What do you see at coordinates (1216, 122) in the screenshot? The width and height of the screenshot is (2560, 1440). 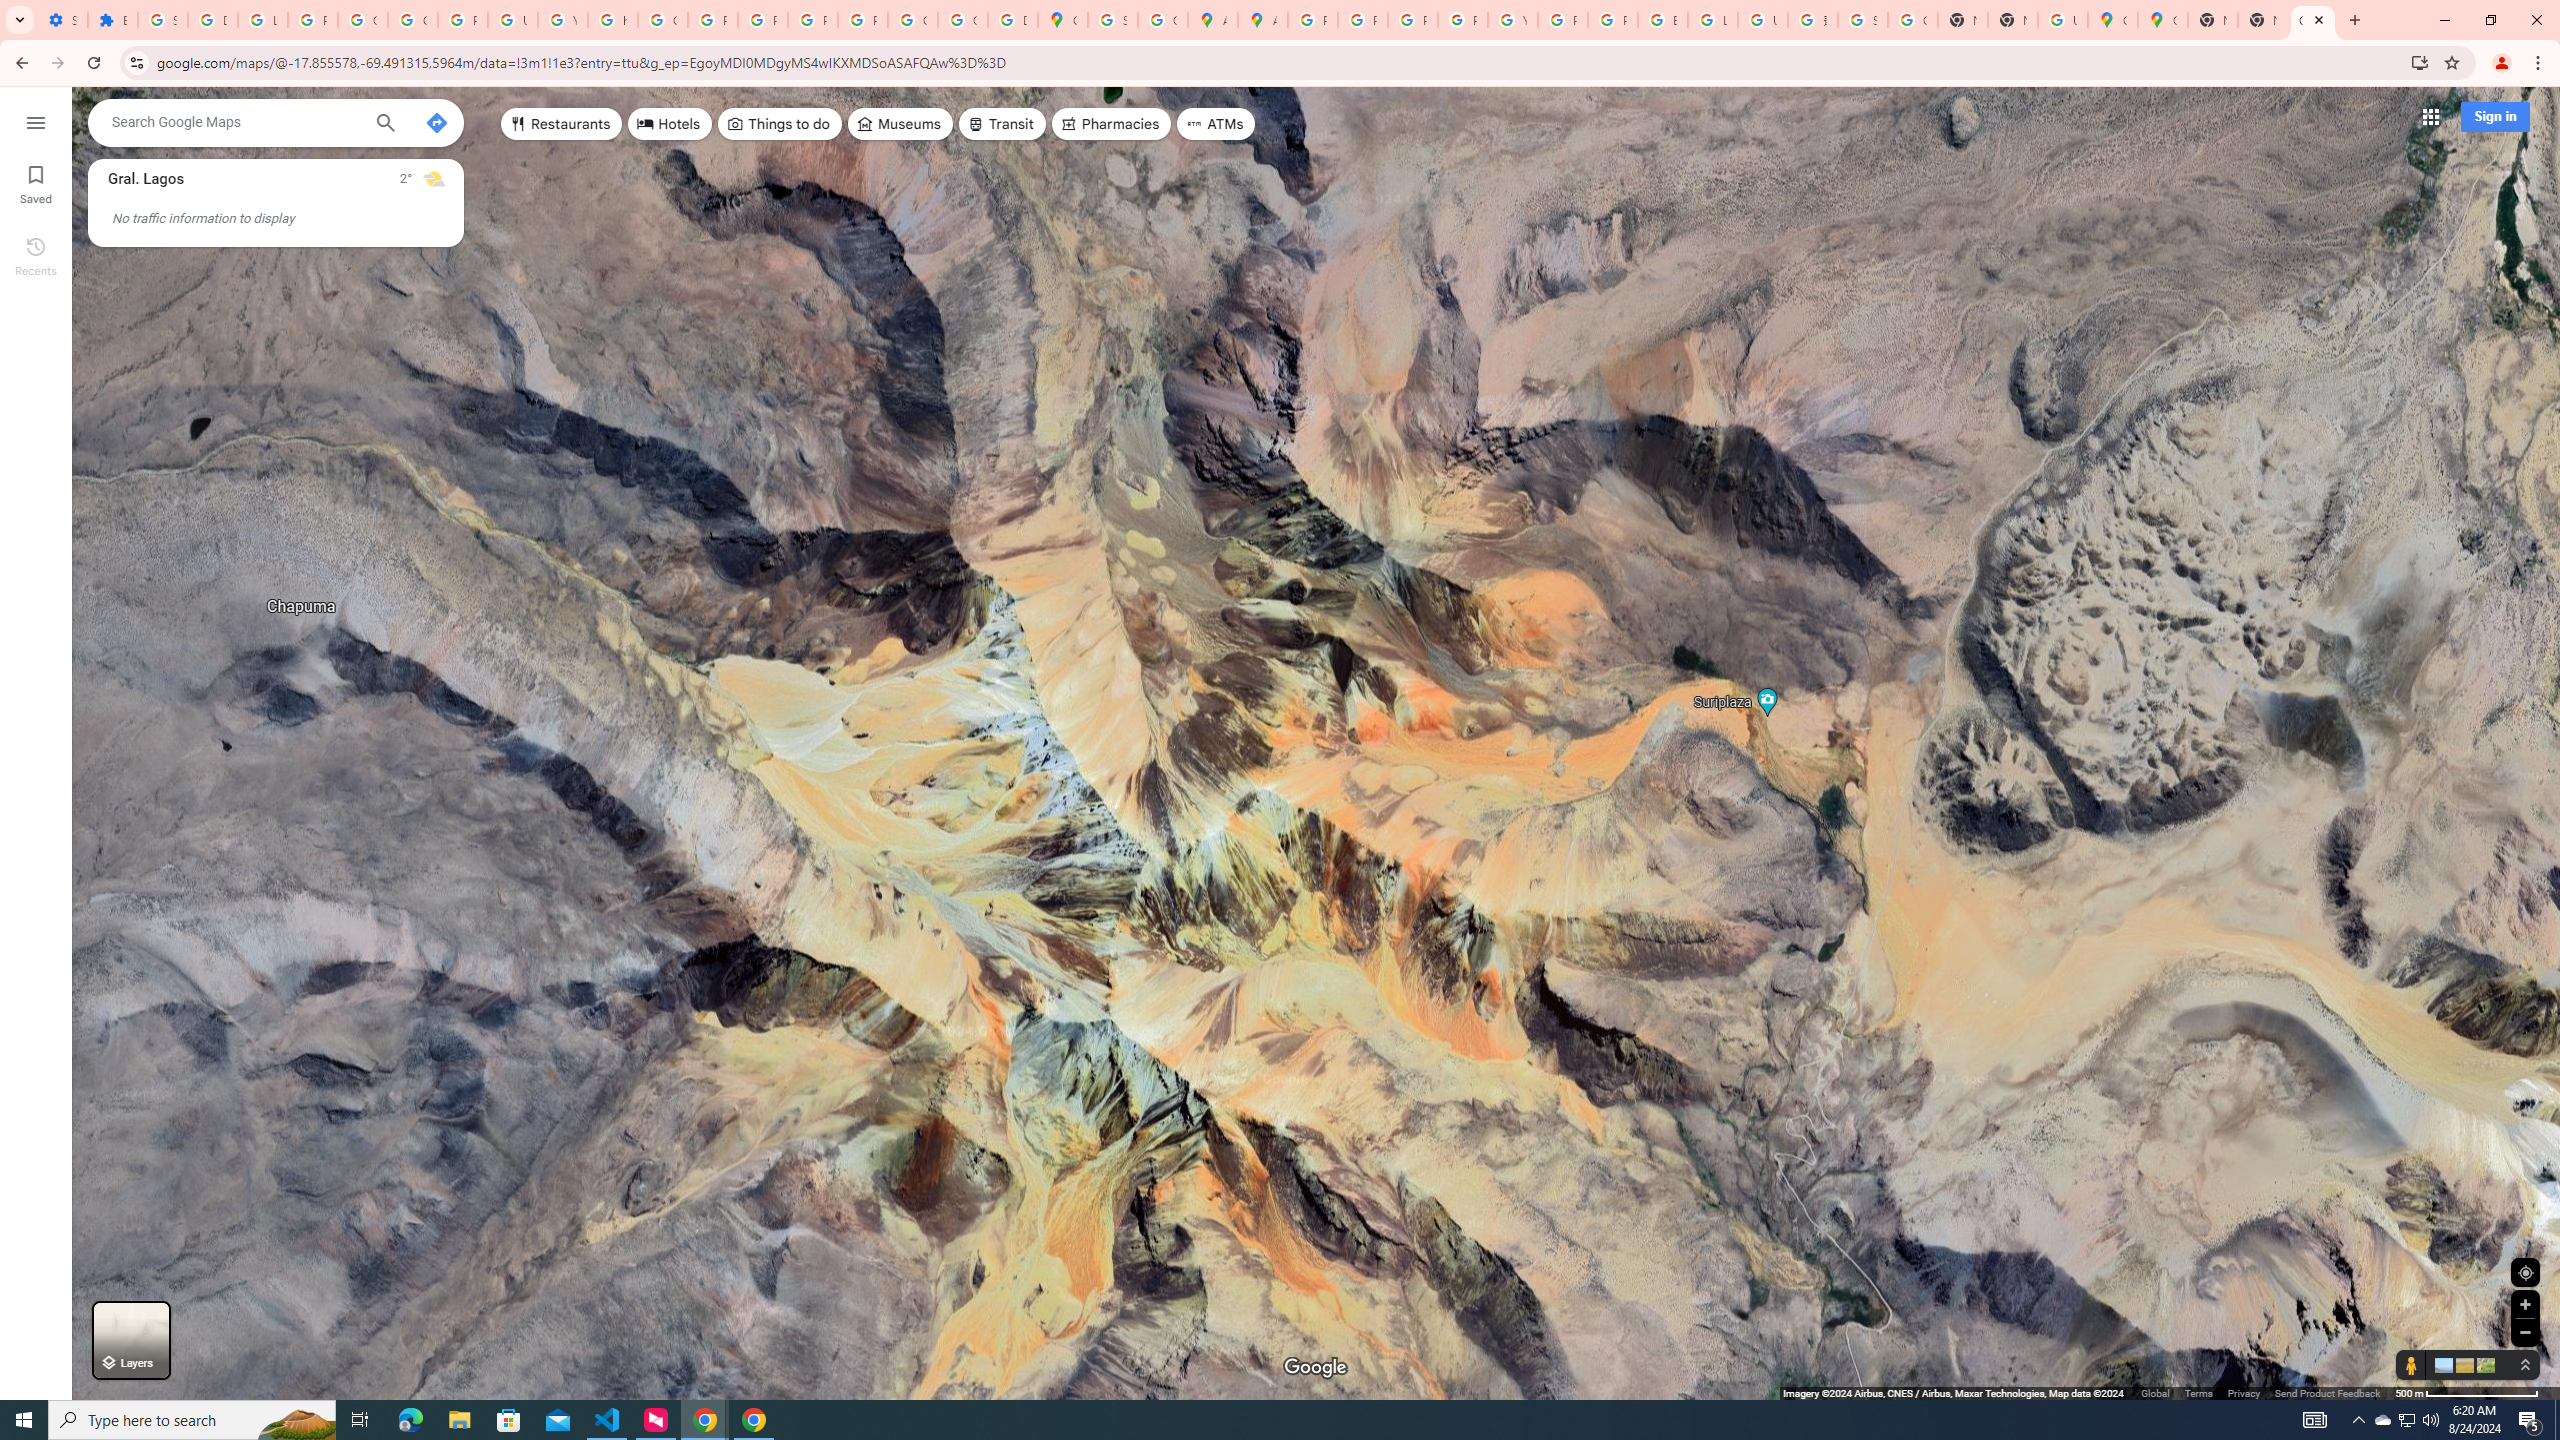 I see `'ATMs'` at bounding box center [1216, 122].